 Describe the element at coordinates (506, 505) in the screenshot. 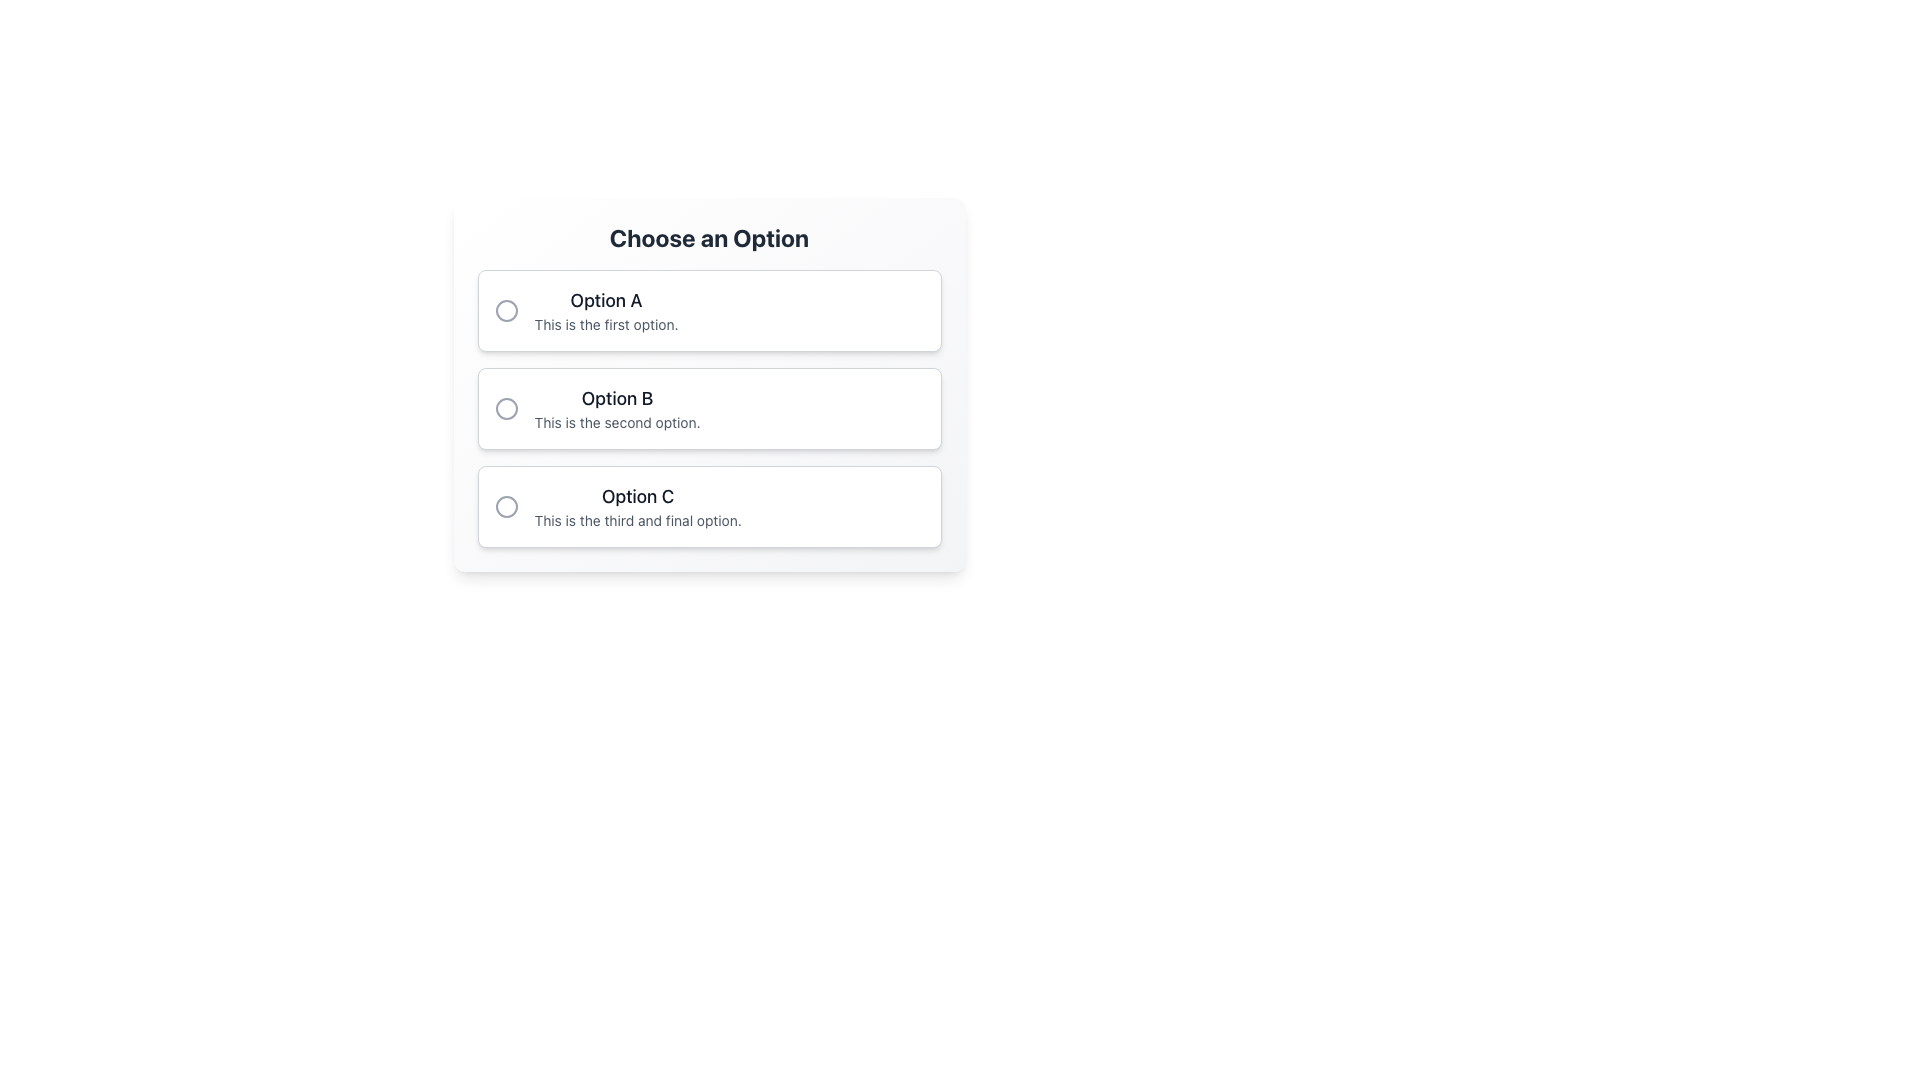

I see `the Circular SVG graphical component styled as a gray stroke circle, which is part of the radio button for 'Option C' at the bottom of the option list` at that location.